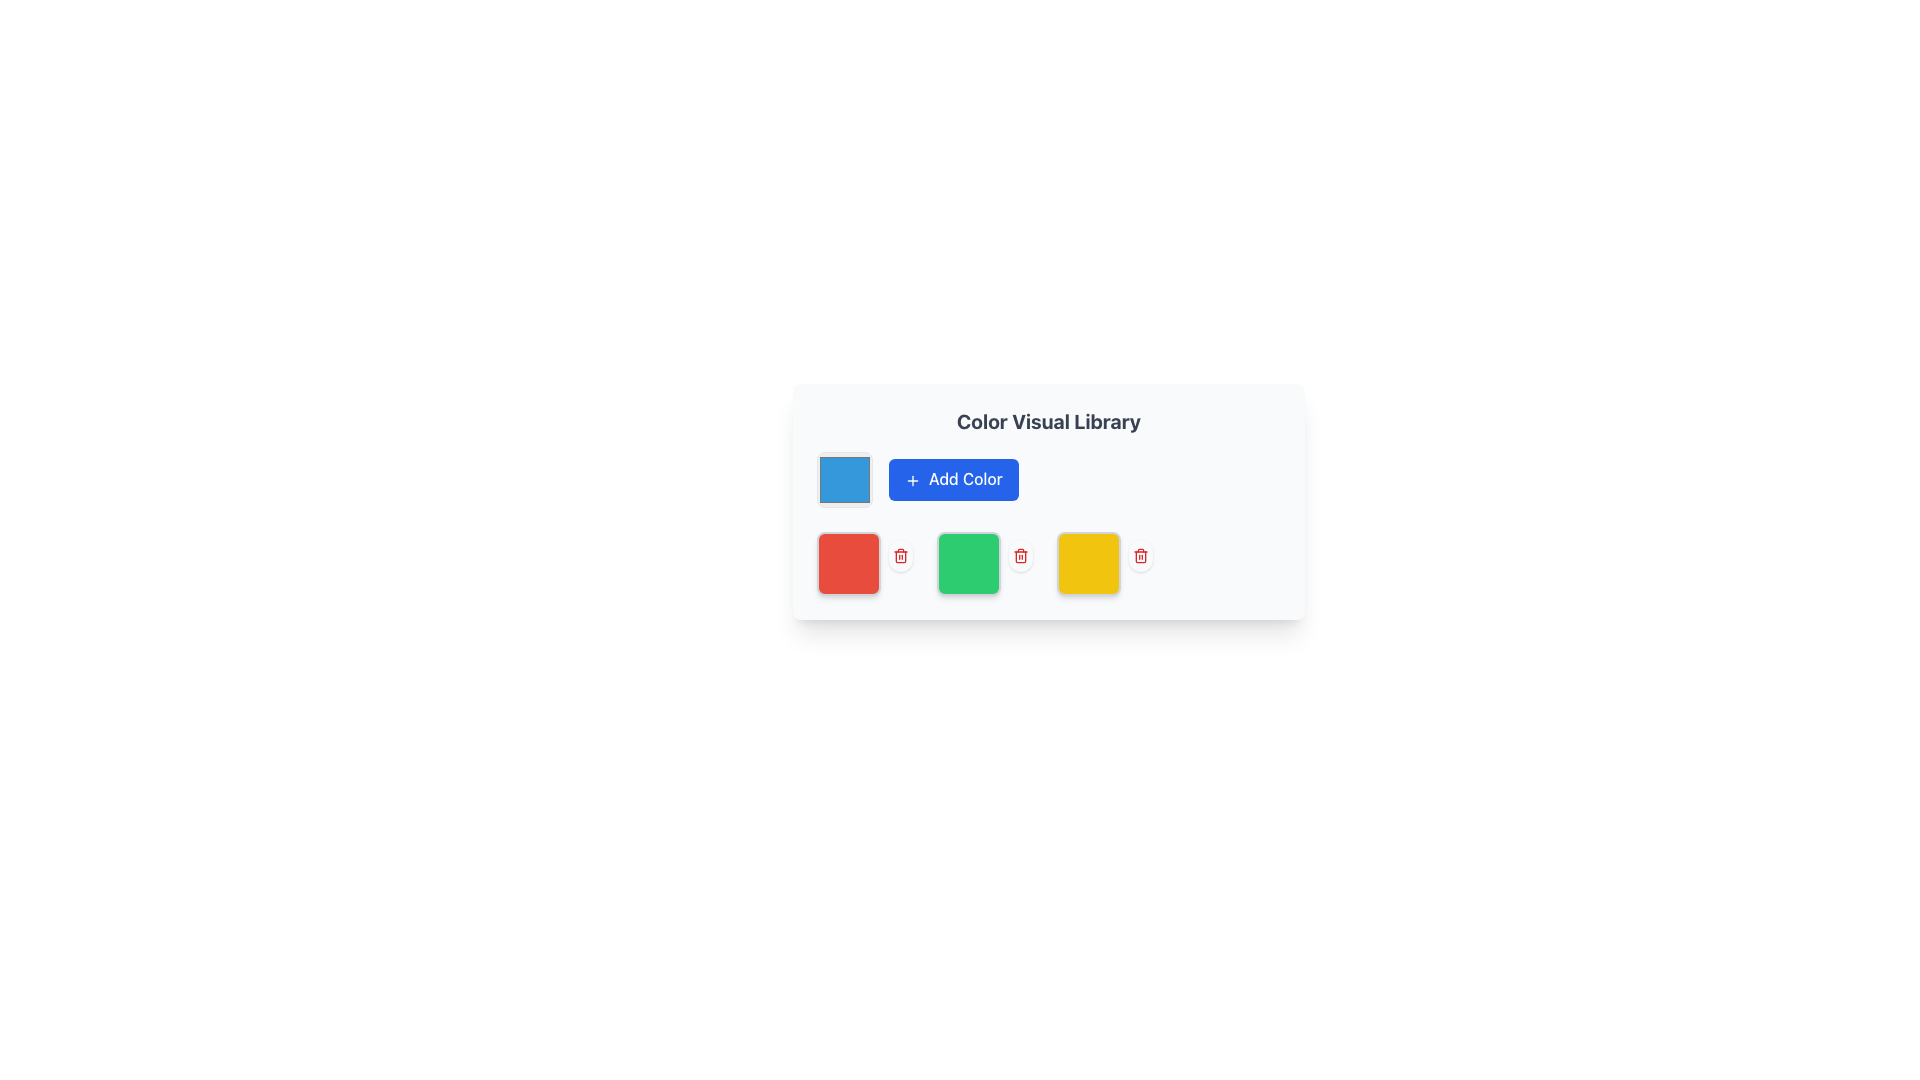 Image resolution: width=1920 pixels, height=1080 pixels. What do you see at coordinates (900, 556) in the screenshot?
I see `the Trash Bin Body icon, which is a rounded corner rectangle in red color, centrally aligned within the trash bin SVG icon` at bounding box center [900, 556].